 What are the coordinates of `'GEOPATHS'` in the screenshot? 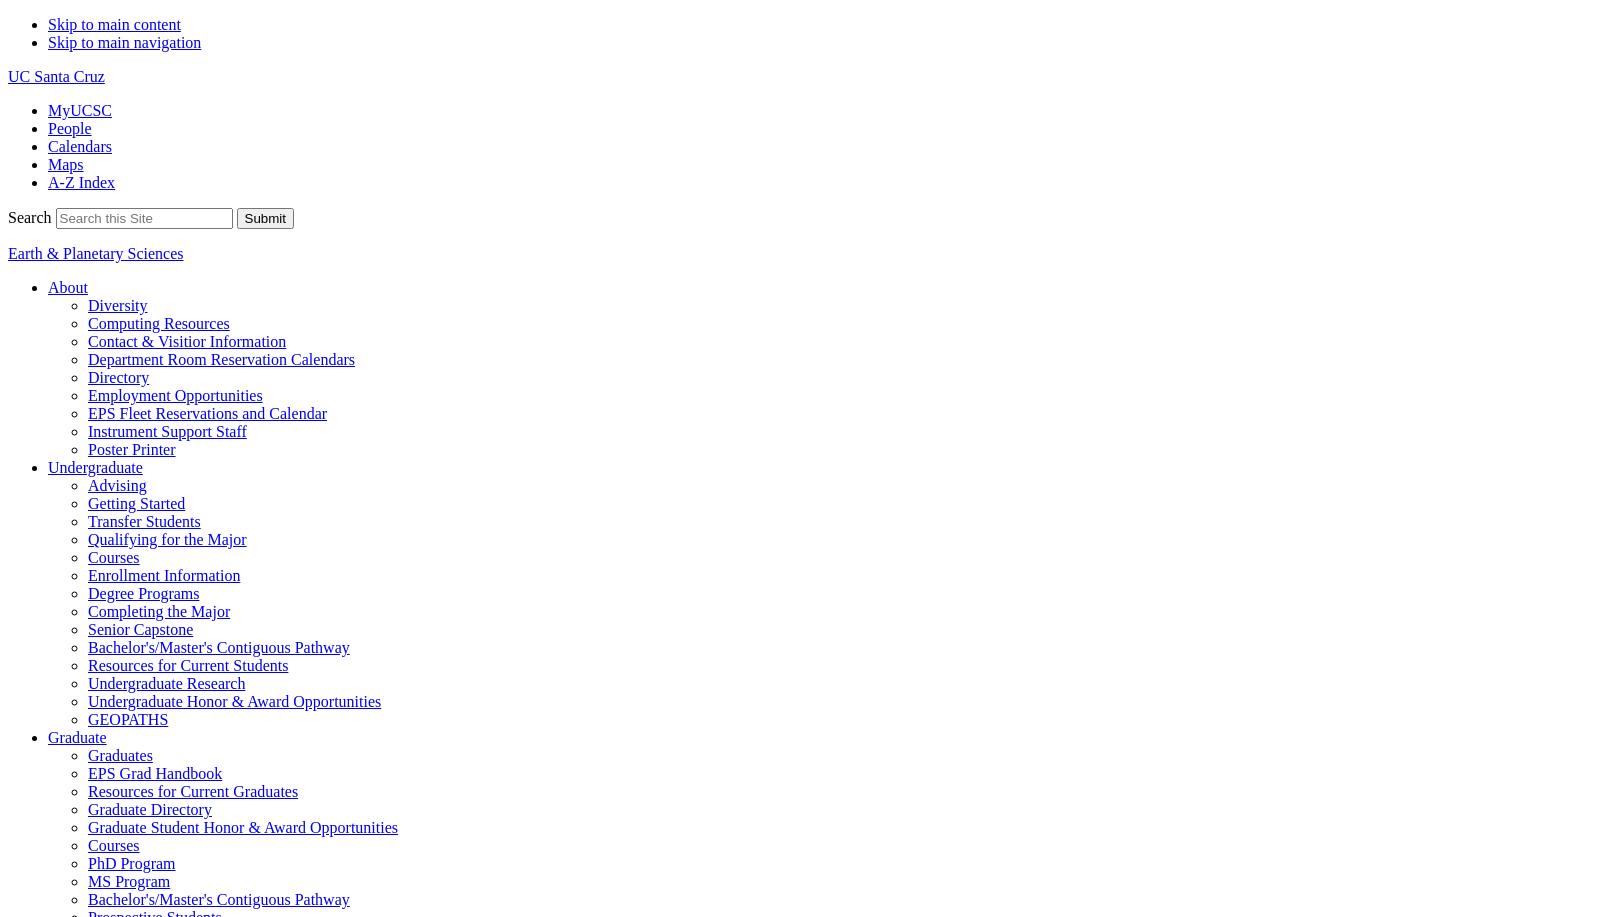 It's located at (127, 719).